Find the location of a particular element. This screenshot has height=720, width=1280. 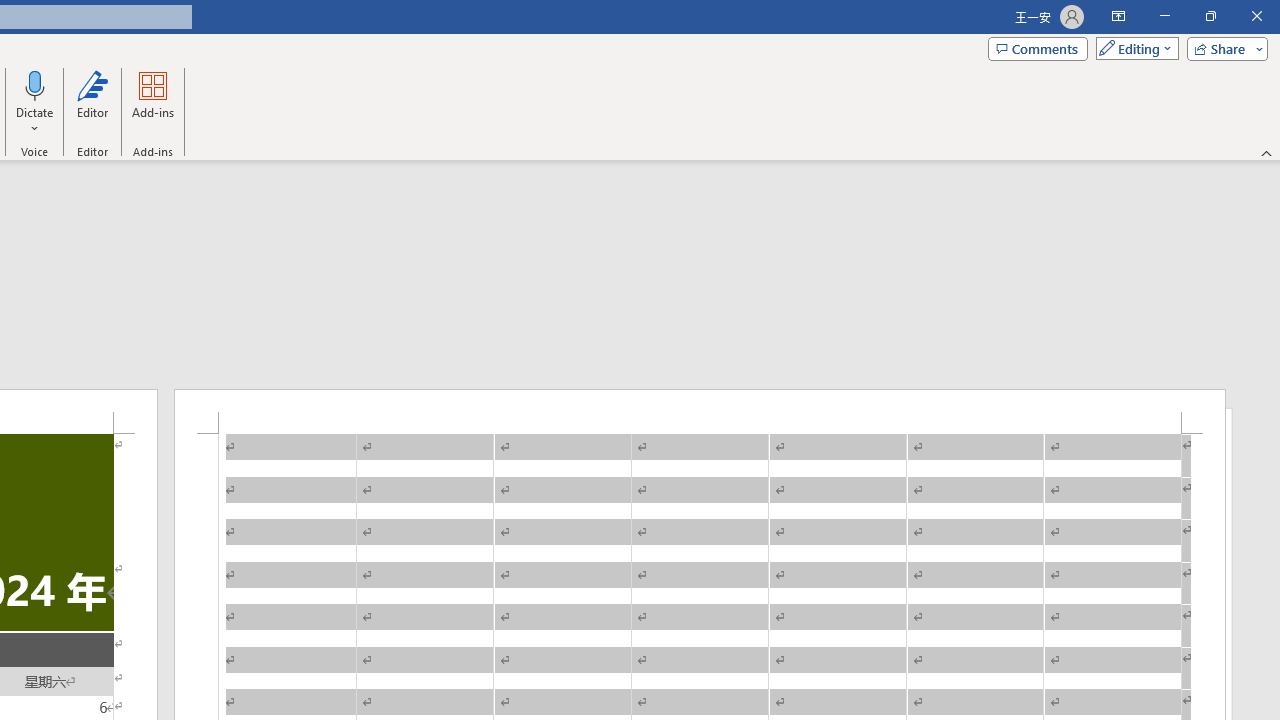

'Ribbon Display Options' is located at coordinates (1117, 16).